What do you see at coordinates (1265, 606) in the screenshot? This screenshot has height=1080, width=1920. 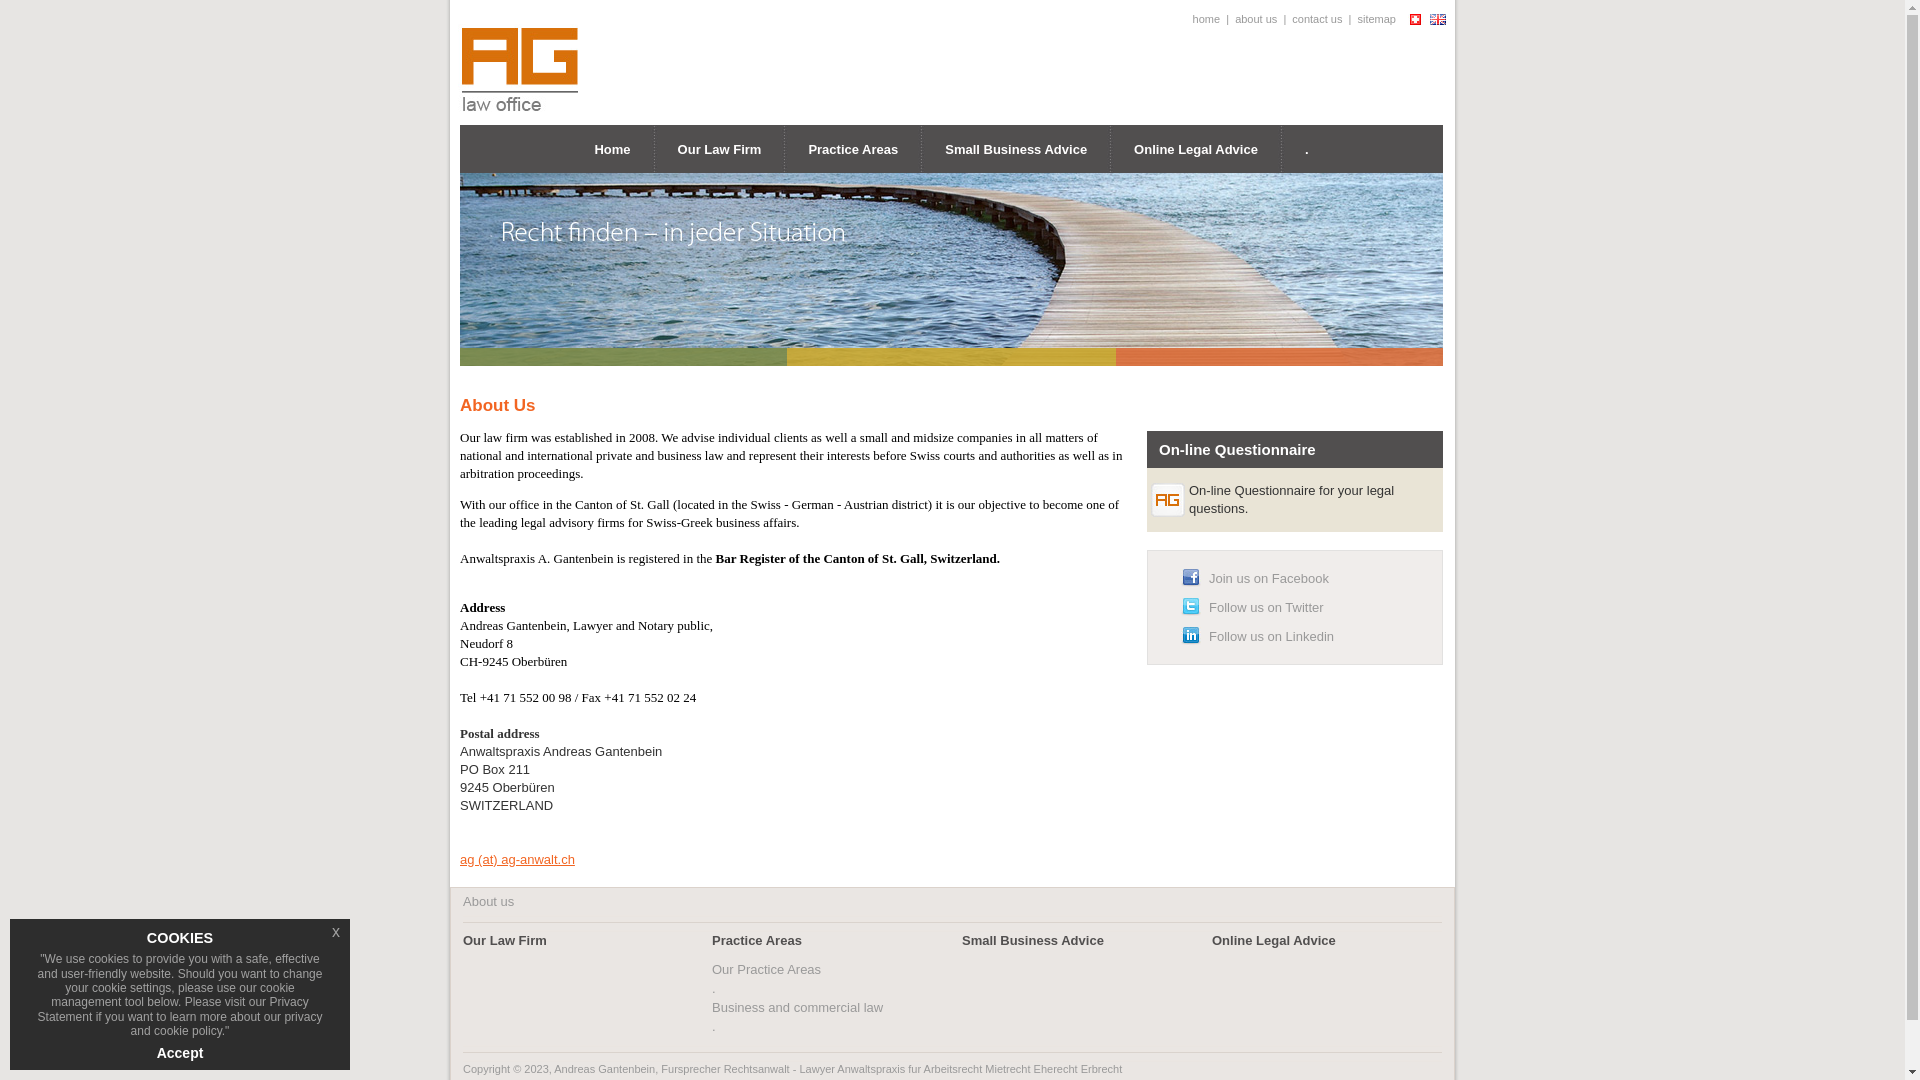 I see `'Follow us on Twitter'` at bounding box center [1265, 606].